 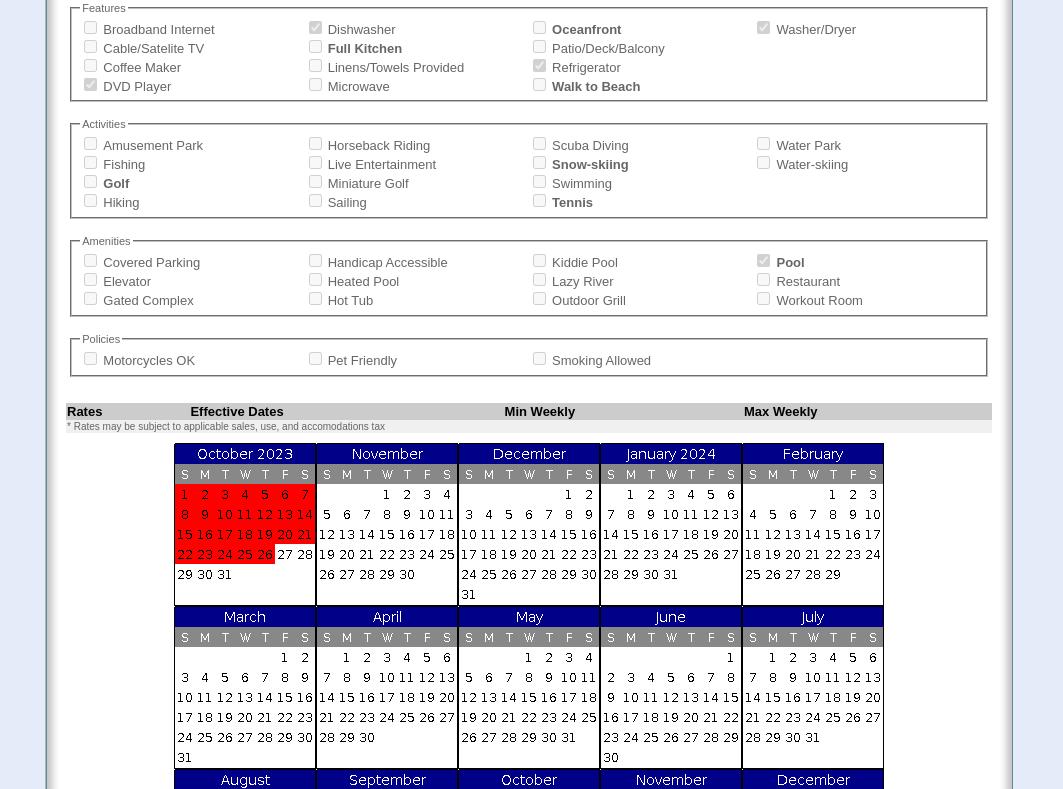 What do you see at coordinates (774, 145) in the screenshot?
I see `'Water Park'` at bounding box center [774, 145].